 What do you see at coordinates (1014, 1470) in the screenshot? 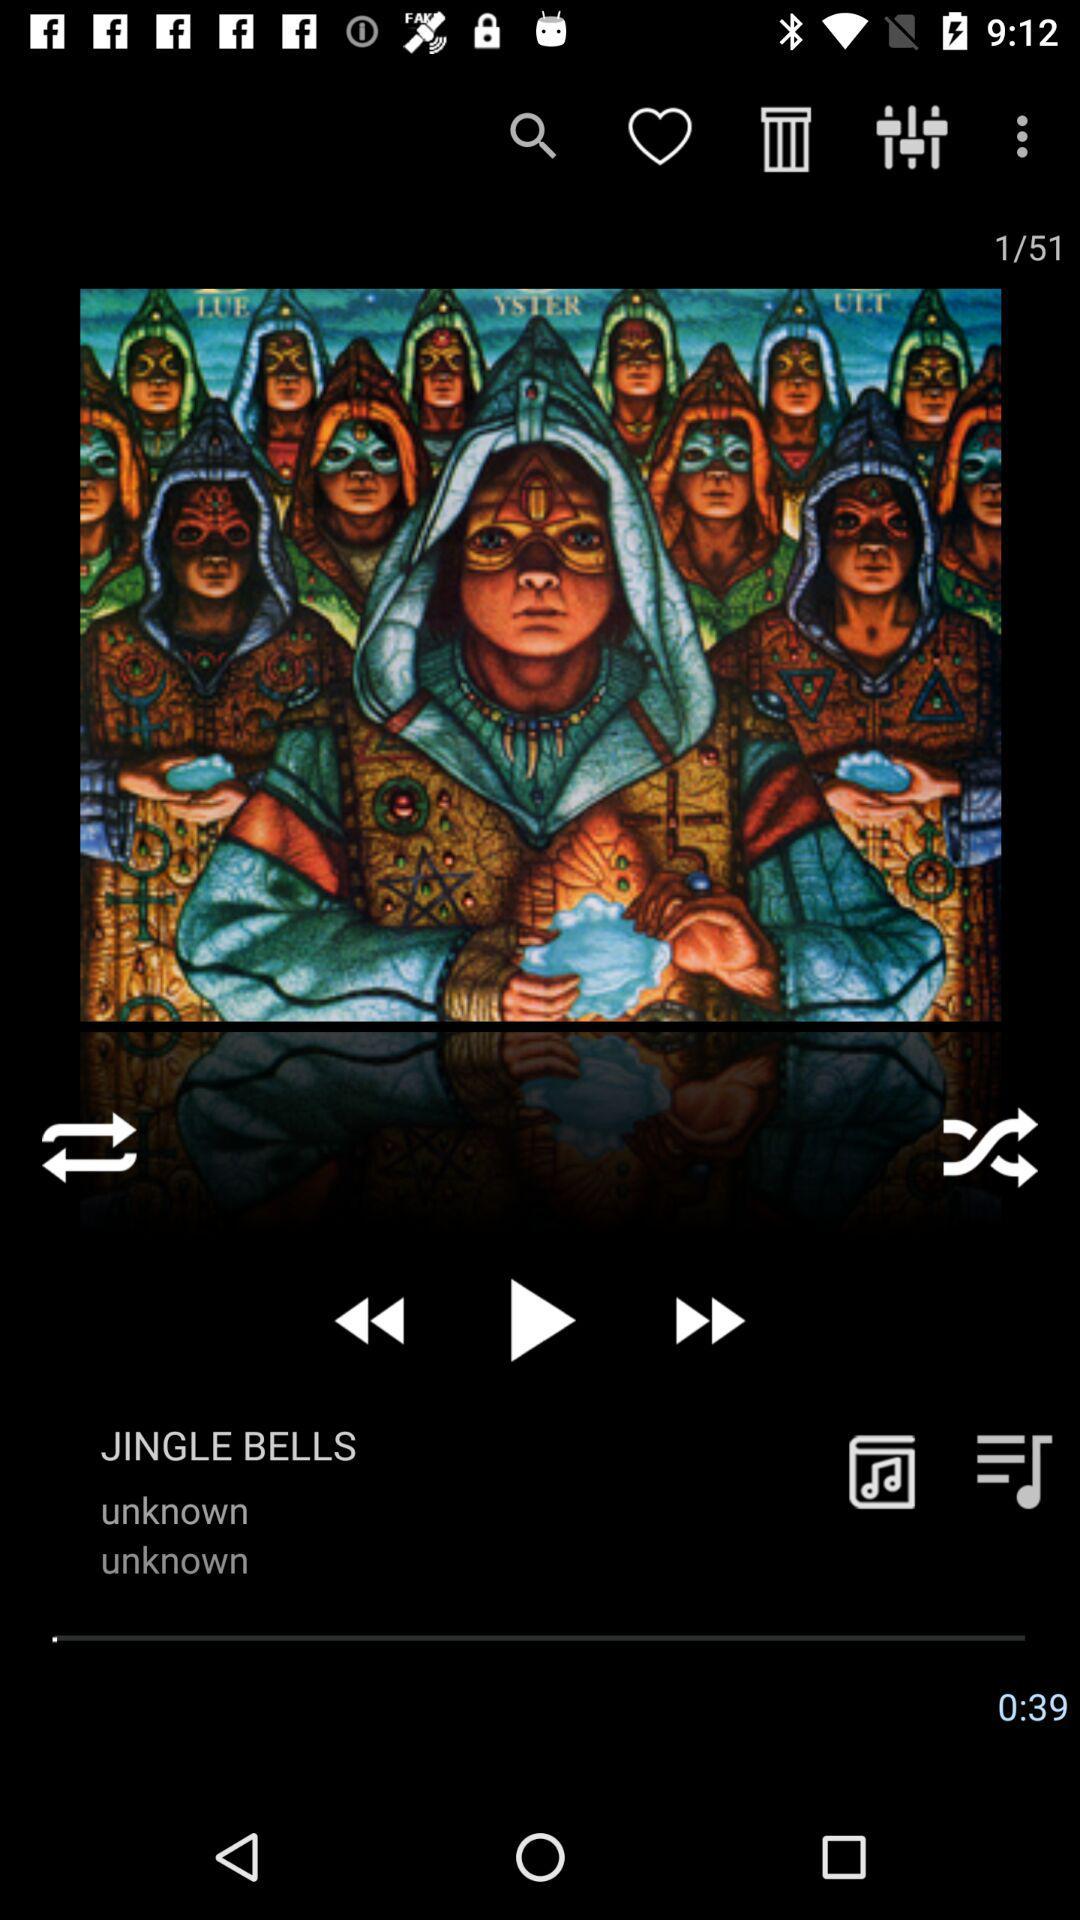
I see `the playlist icon` at bounding box center [1014, 1470].